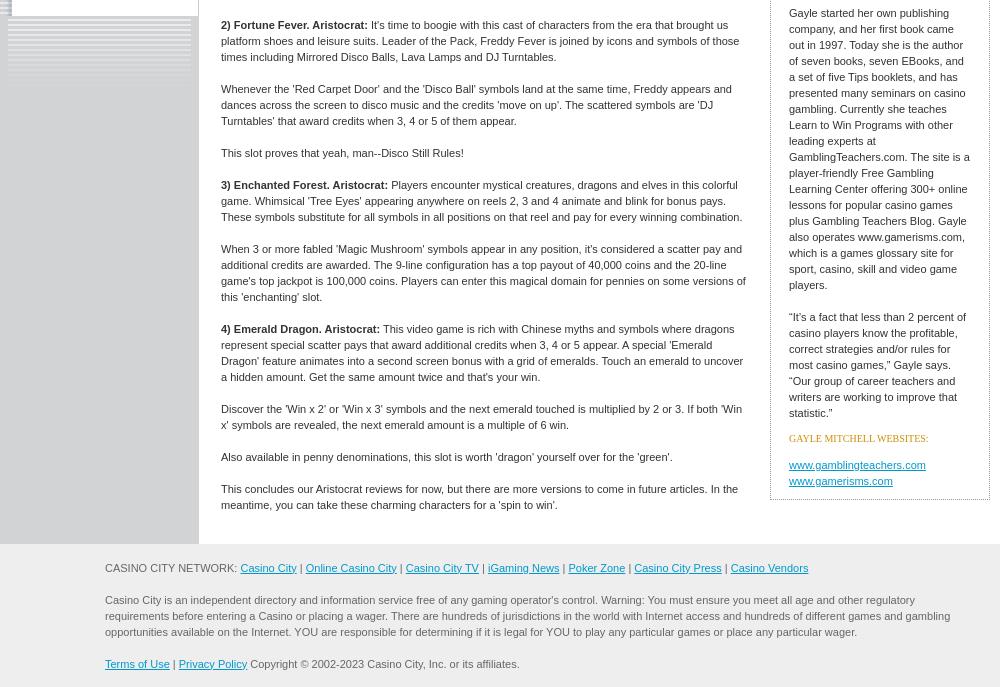  I want to click on '“It’s a fact that less than 2 percent of casino players know the profitable, correct strategies and/or rules for most casino games,” Gayle says. “Our group of career teachers and writers are working to improve that statistic.”', so click(877, 364).